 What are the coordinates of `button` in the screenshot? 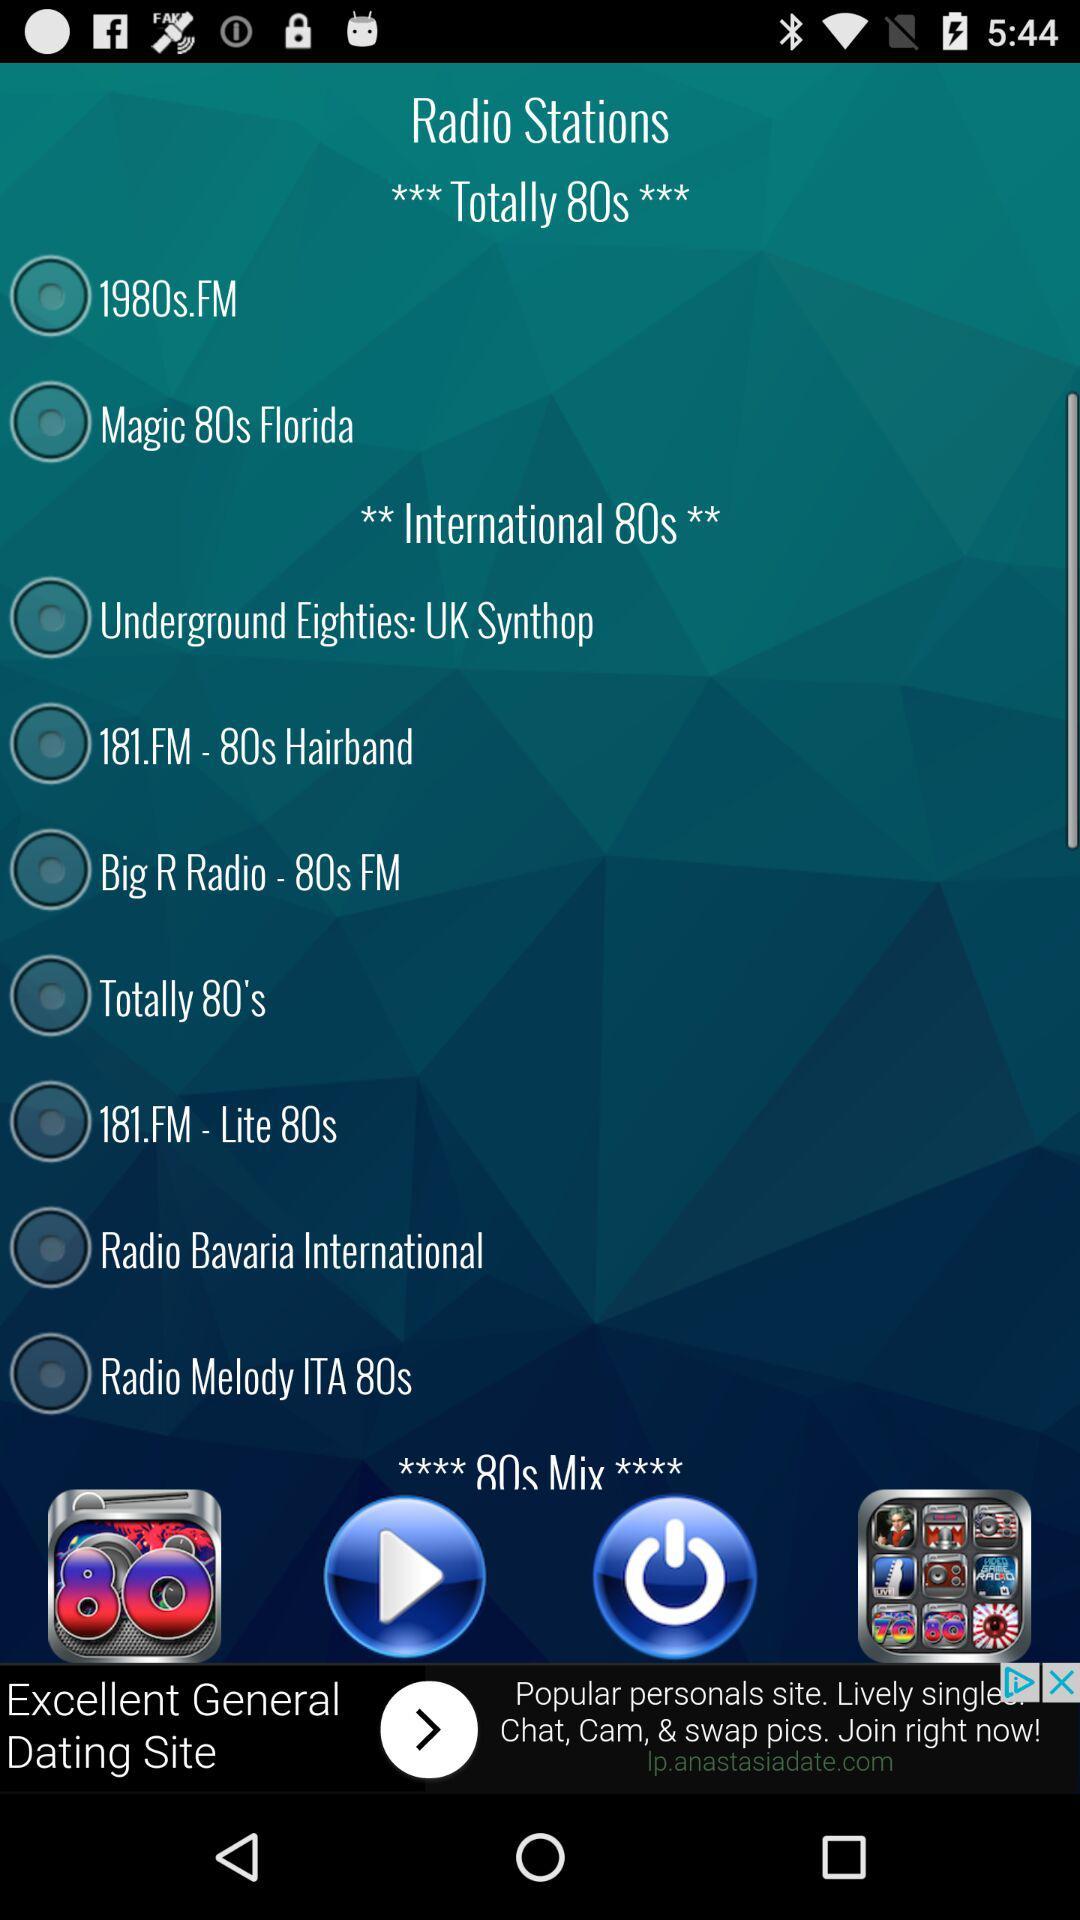 It's located at (405, 1575).